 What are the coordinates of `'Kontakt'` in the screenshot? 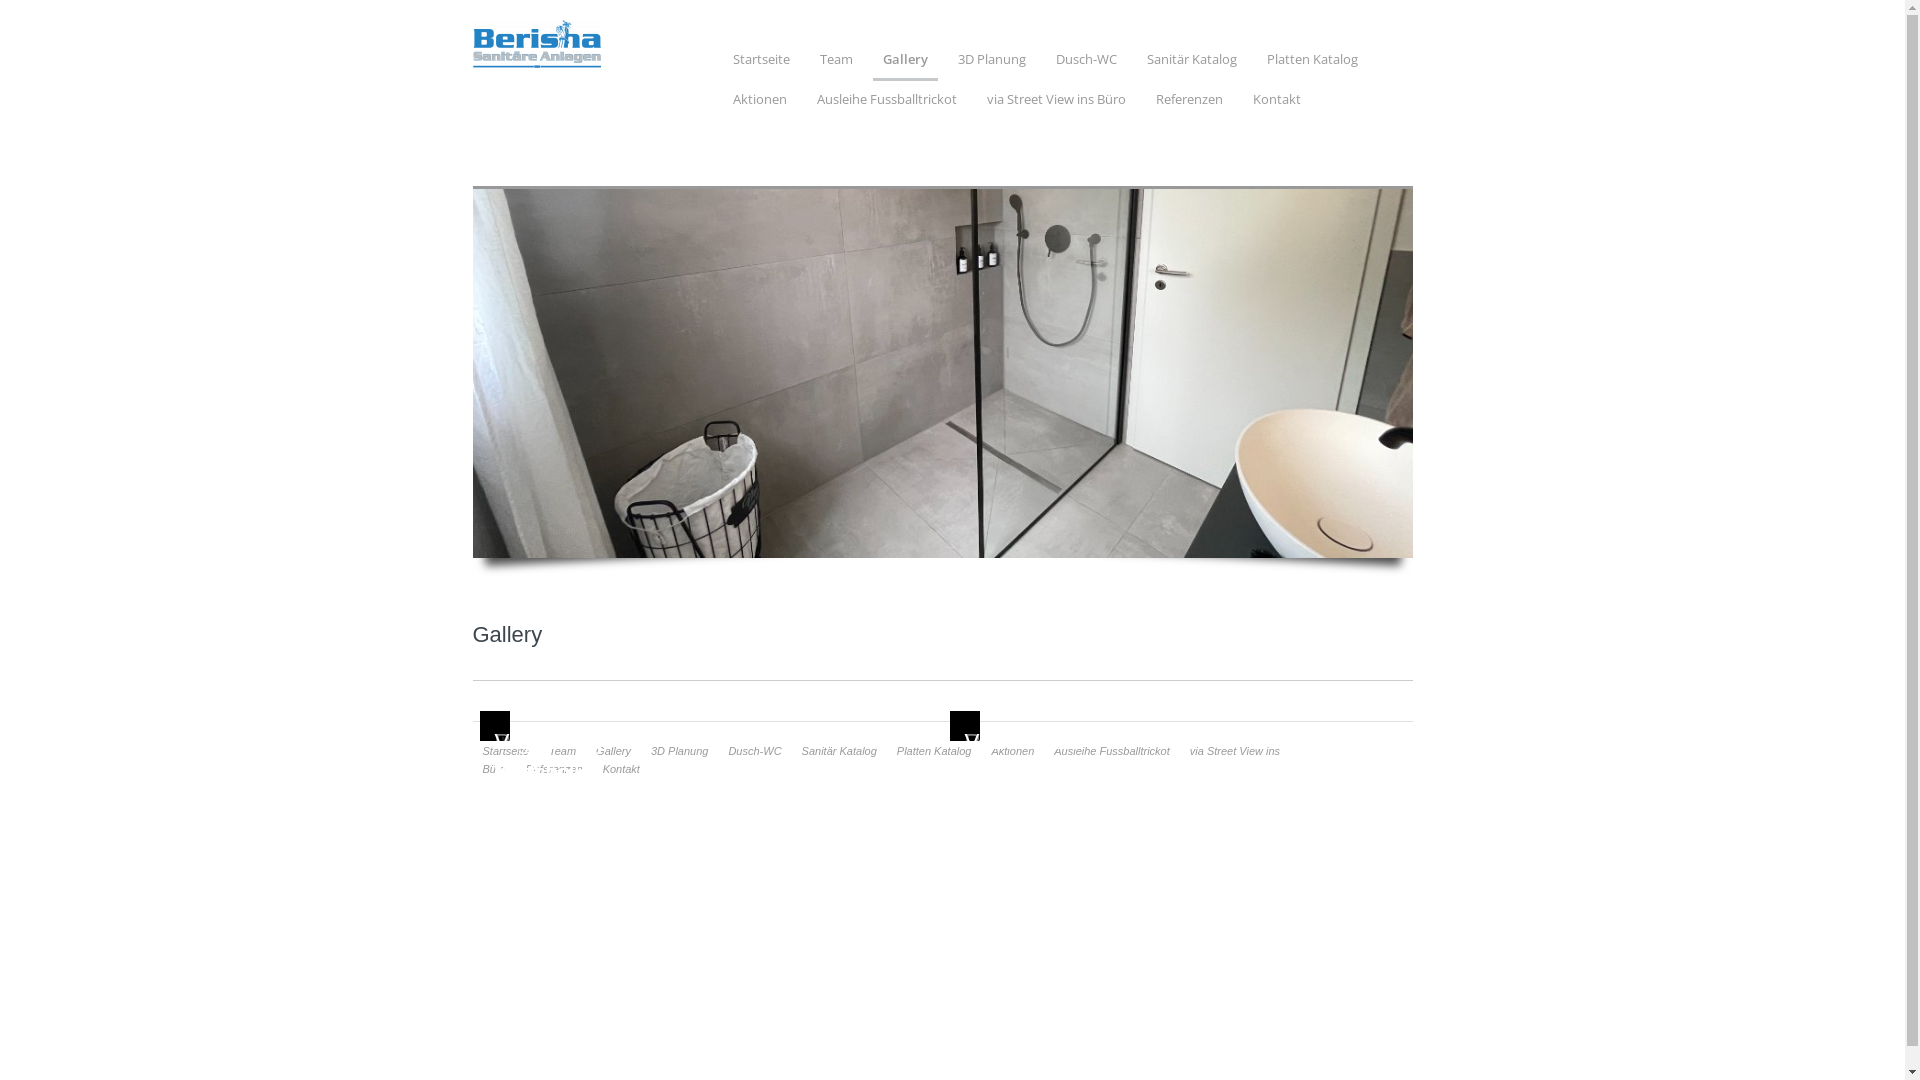 It's located at (1275, 104).